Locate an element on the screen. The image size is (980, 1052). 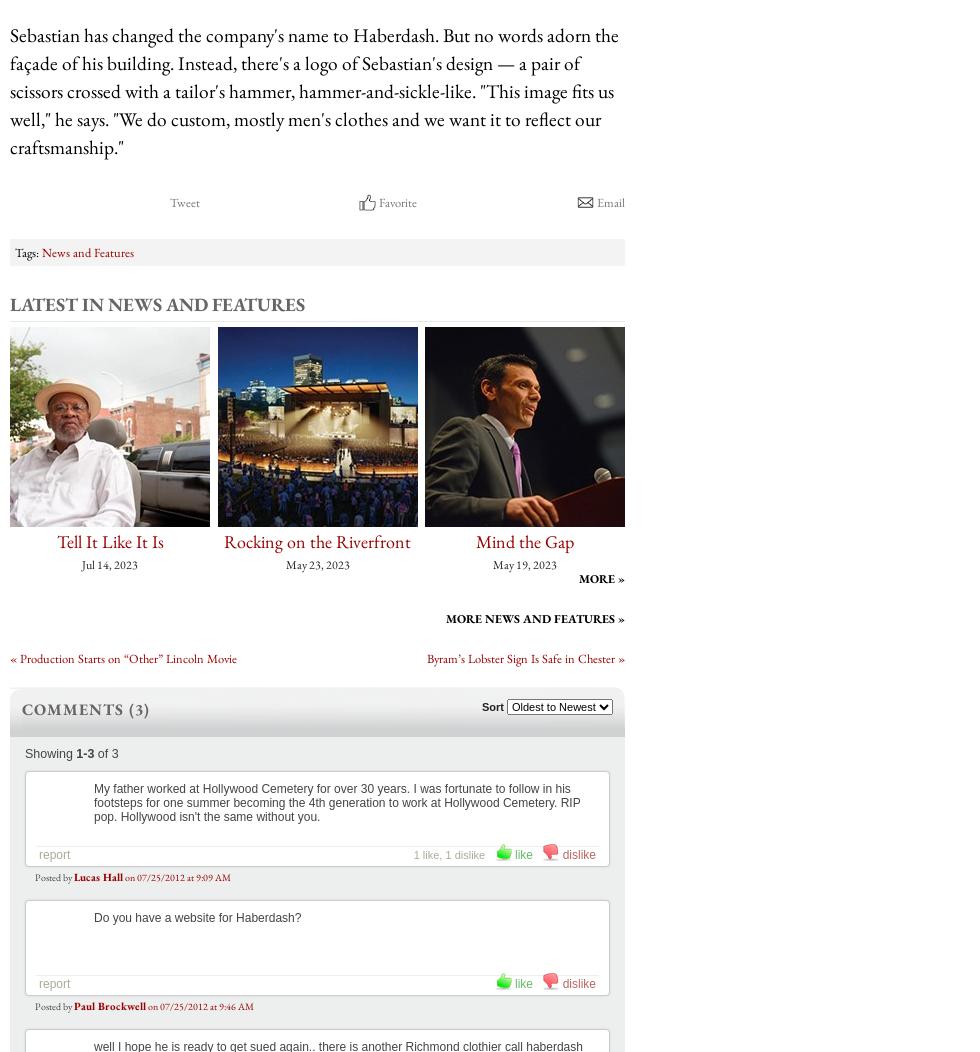
'Rocking on the Riverfront' is located at coordinates (317, 540).